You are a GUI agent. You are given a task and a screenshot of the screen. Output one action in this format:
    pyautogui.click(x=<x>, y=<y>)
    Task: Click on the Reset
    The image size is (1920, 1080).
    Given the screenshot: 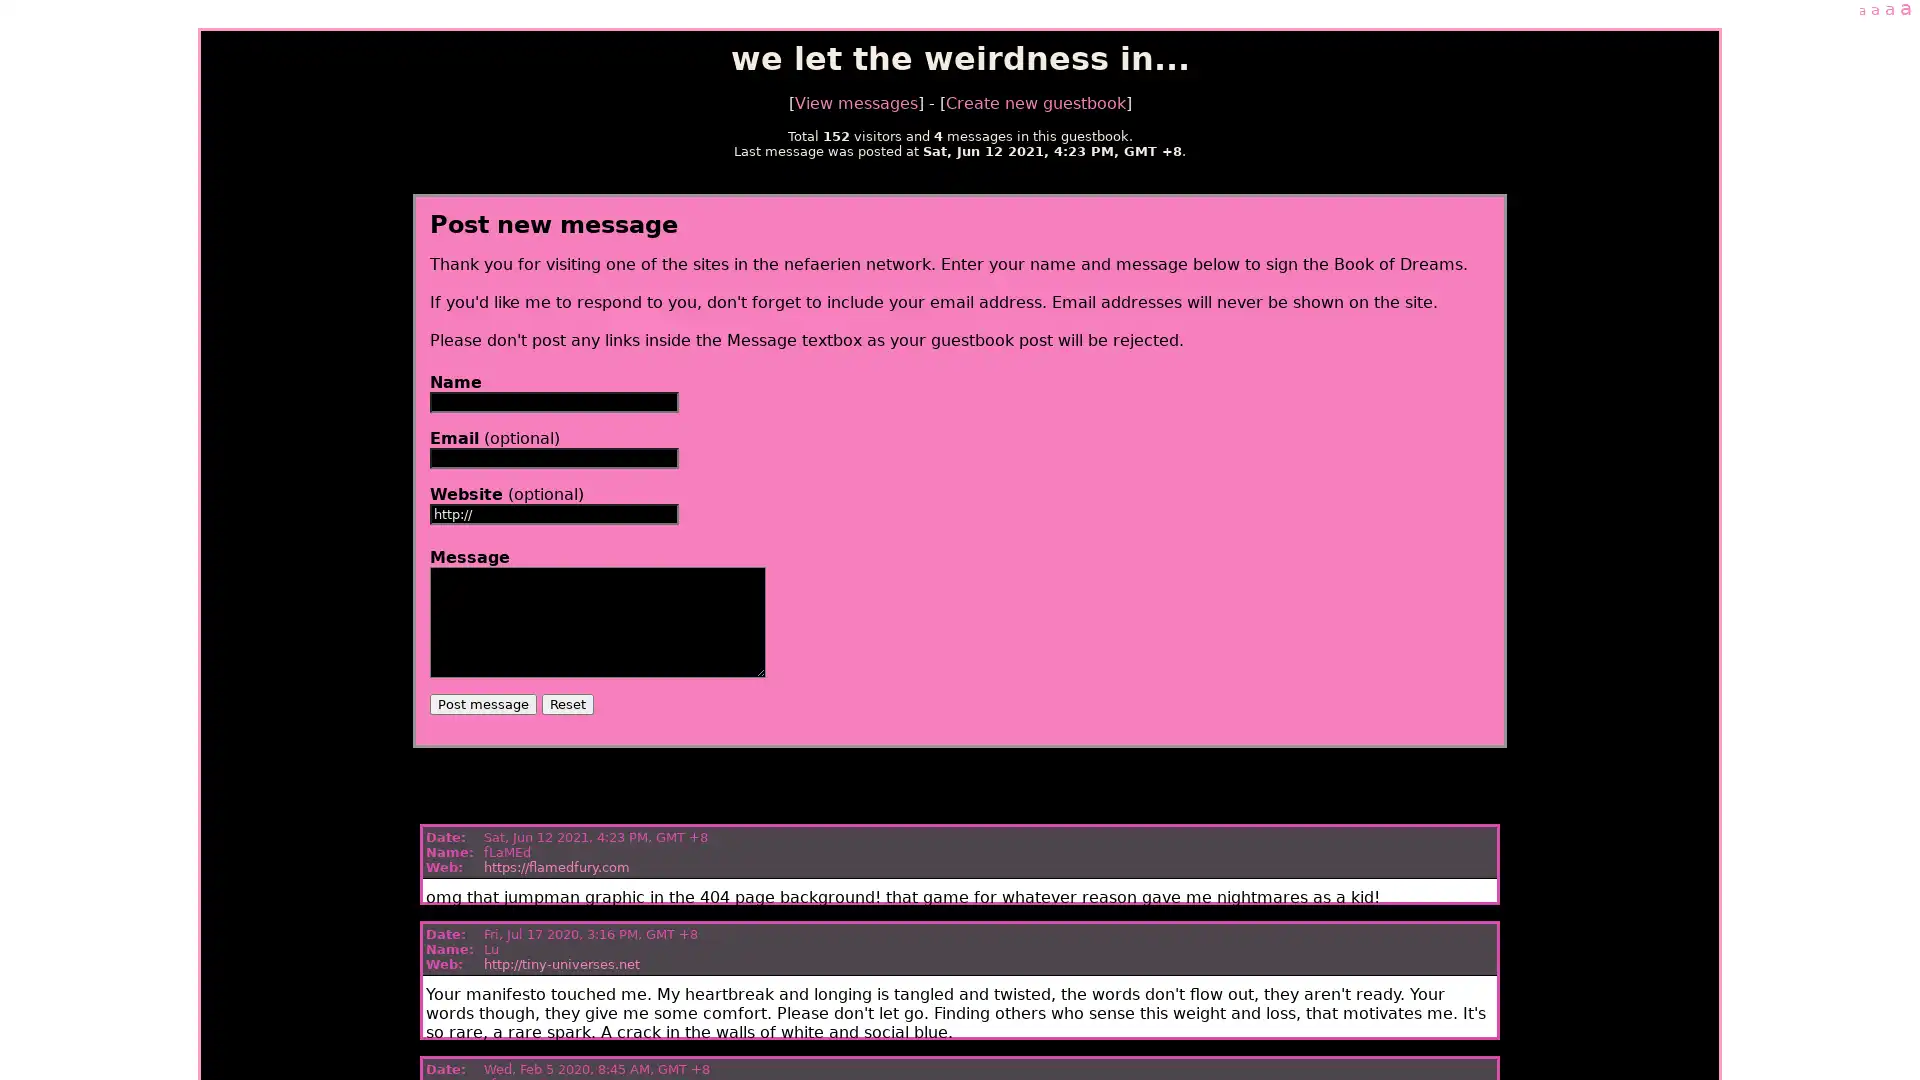 What is the action you would take?
    pyautogui.click(x=565, y=703)
    